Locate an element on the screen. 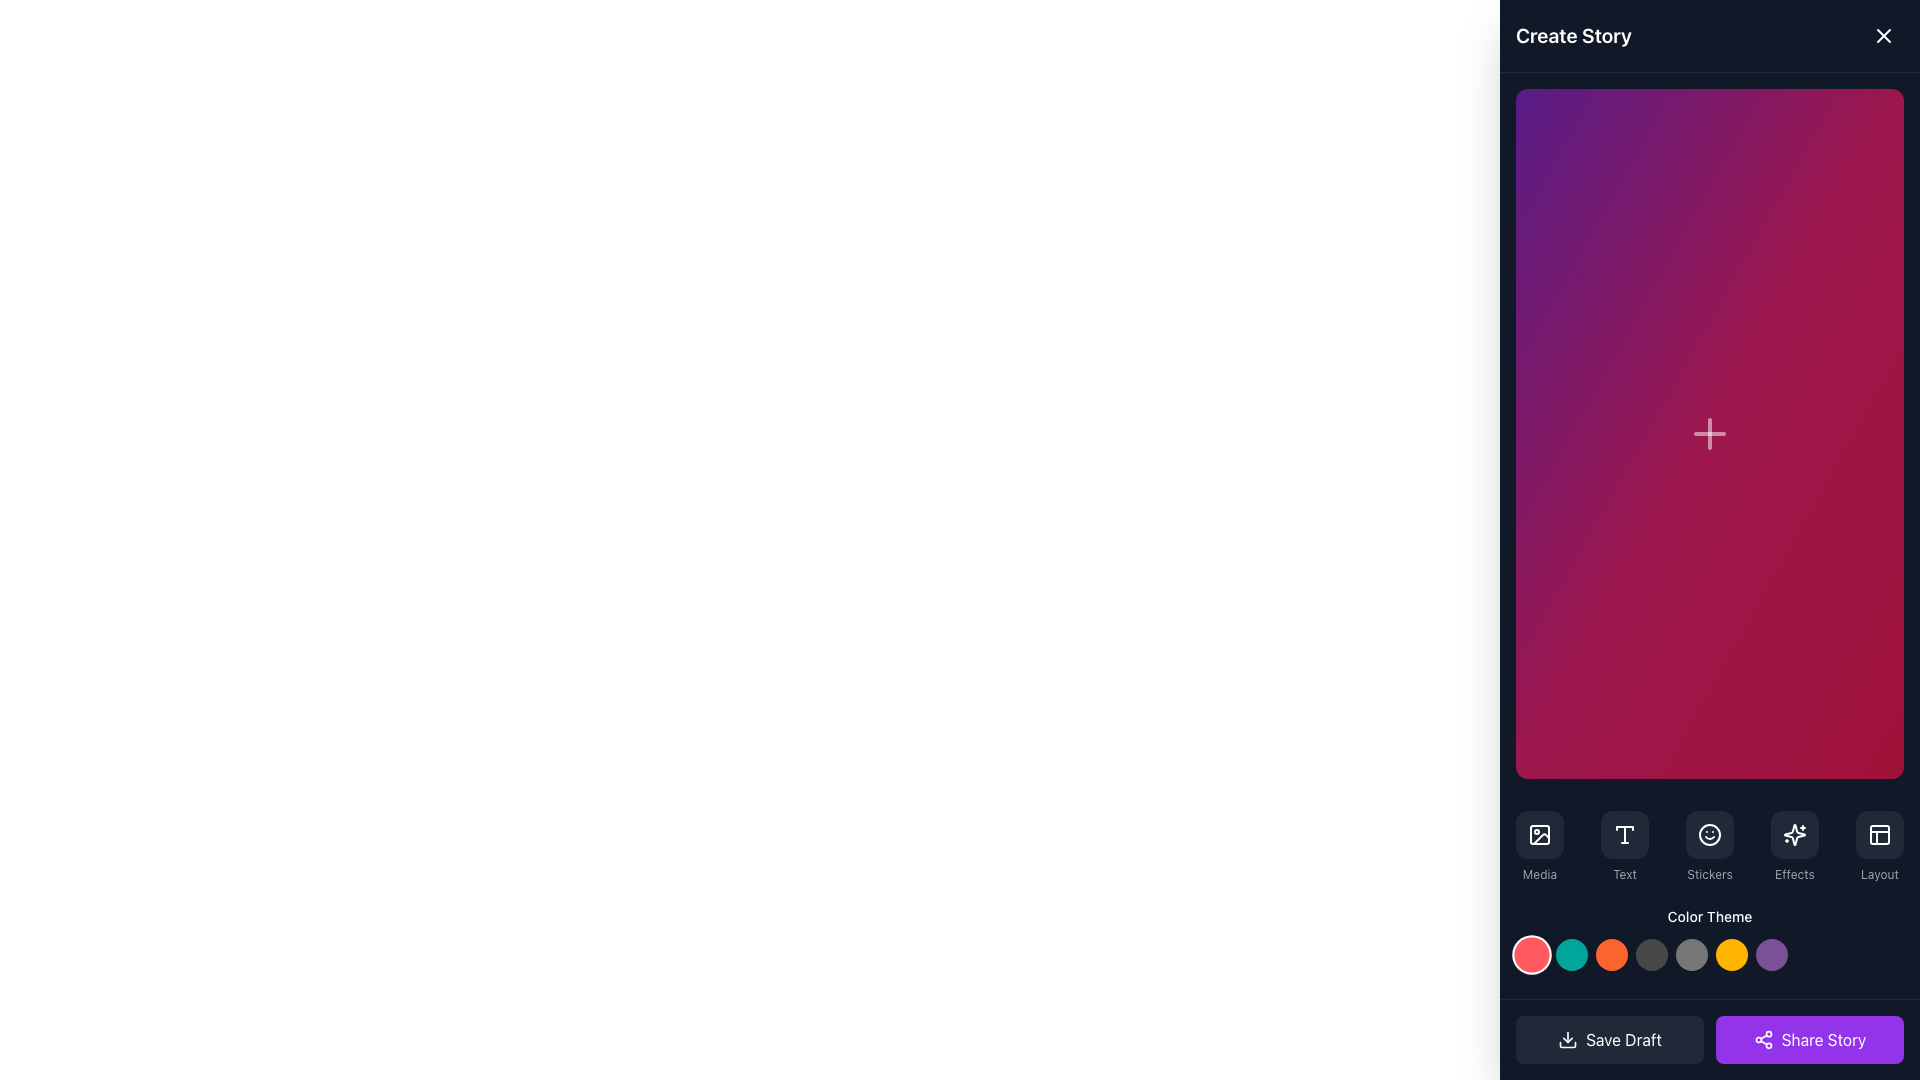 The width and height of the screenshot is (1920, 1080). the second circular button from the left at the bottom center of the interface is located at coordinates (1625, 833).